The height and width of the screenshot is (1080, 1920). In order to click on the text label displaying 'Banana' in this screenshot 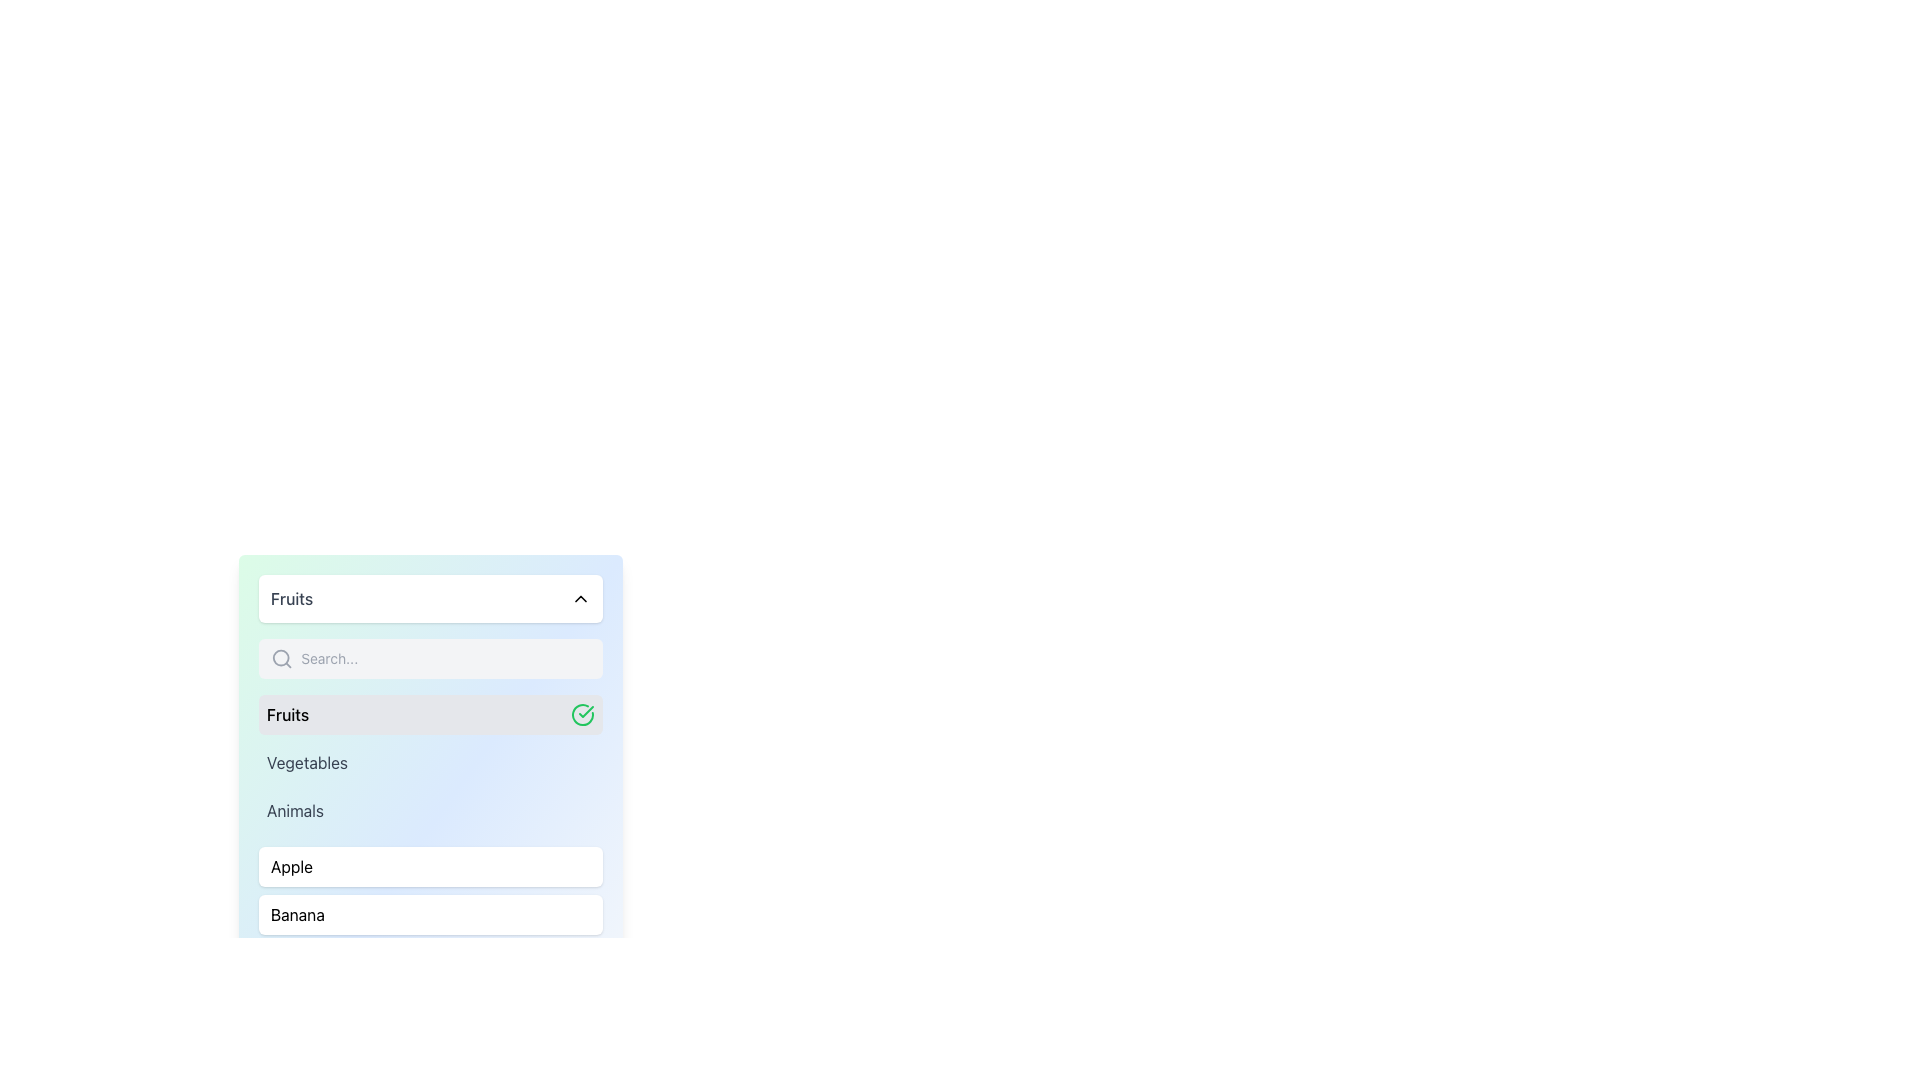, I will do `click(296, 914)`.